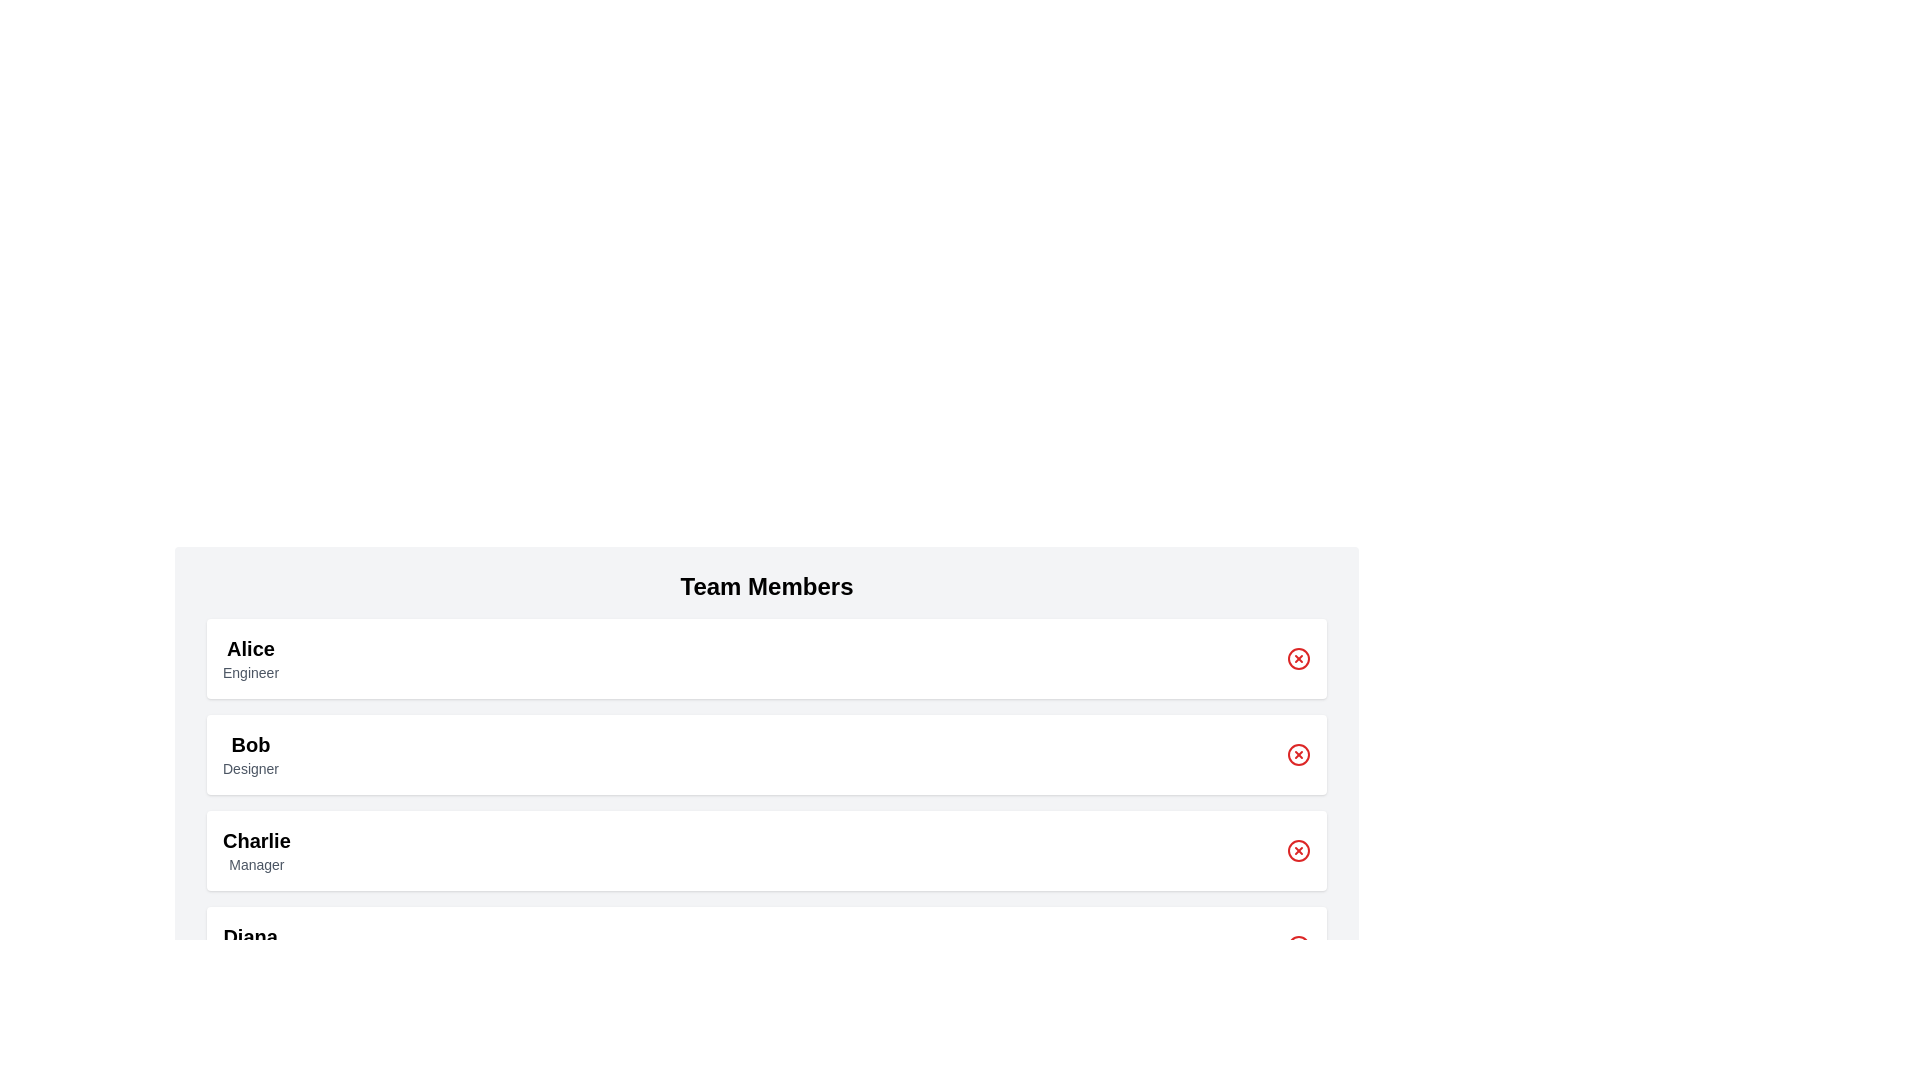 Image resolution: width=1920 pixels, height=1080 pixels. I want to click on the circular icon button with a red 'X' symbol located at the far right end of the row for user 'Alice' with the title 'Engineer', so click(1299, 659).